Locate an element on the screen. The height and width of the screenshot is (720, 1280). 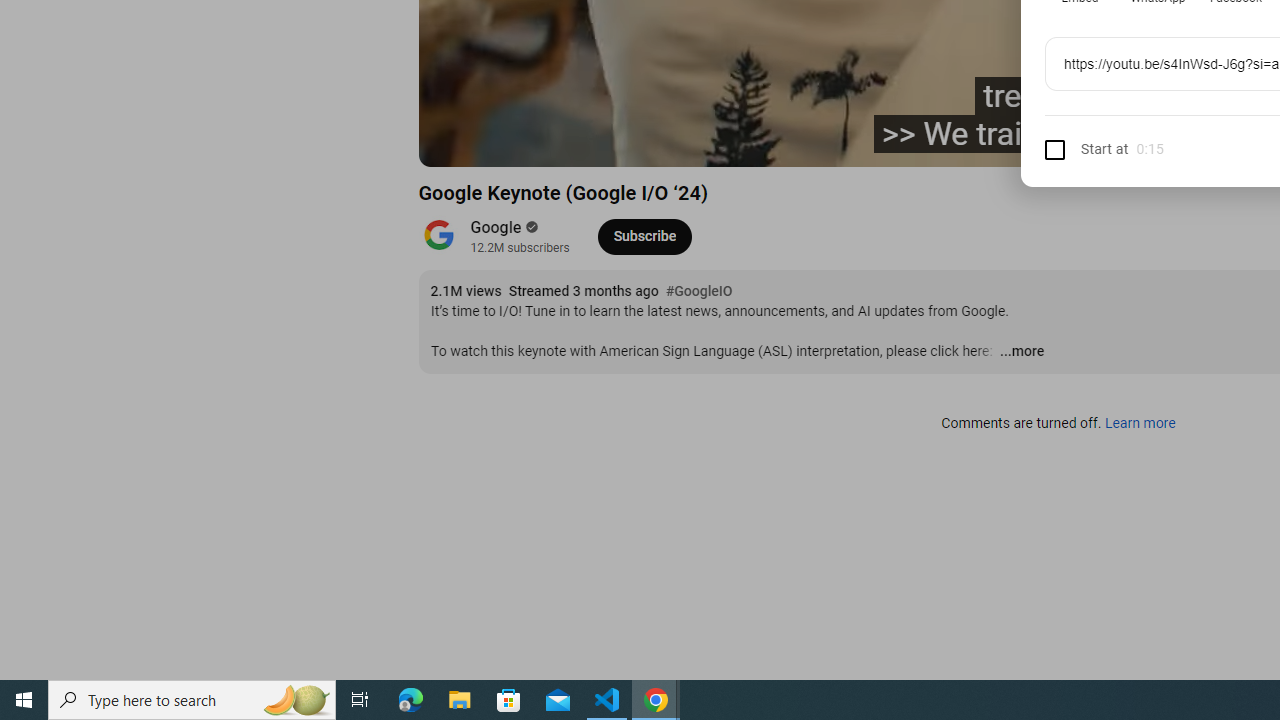
'#GoogleIO' is located at coordinates (699, 291).